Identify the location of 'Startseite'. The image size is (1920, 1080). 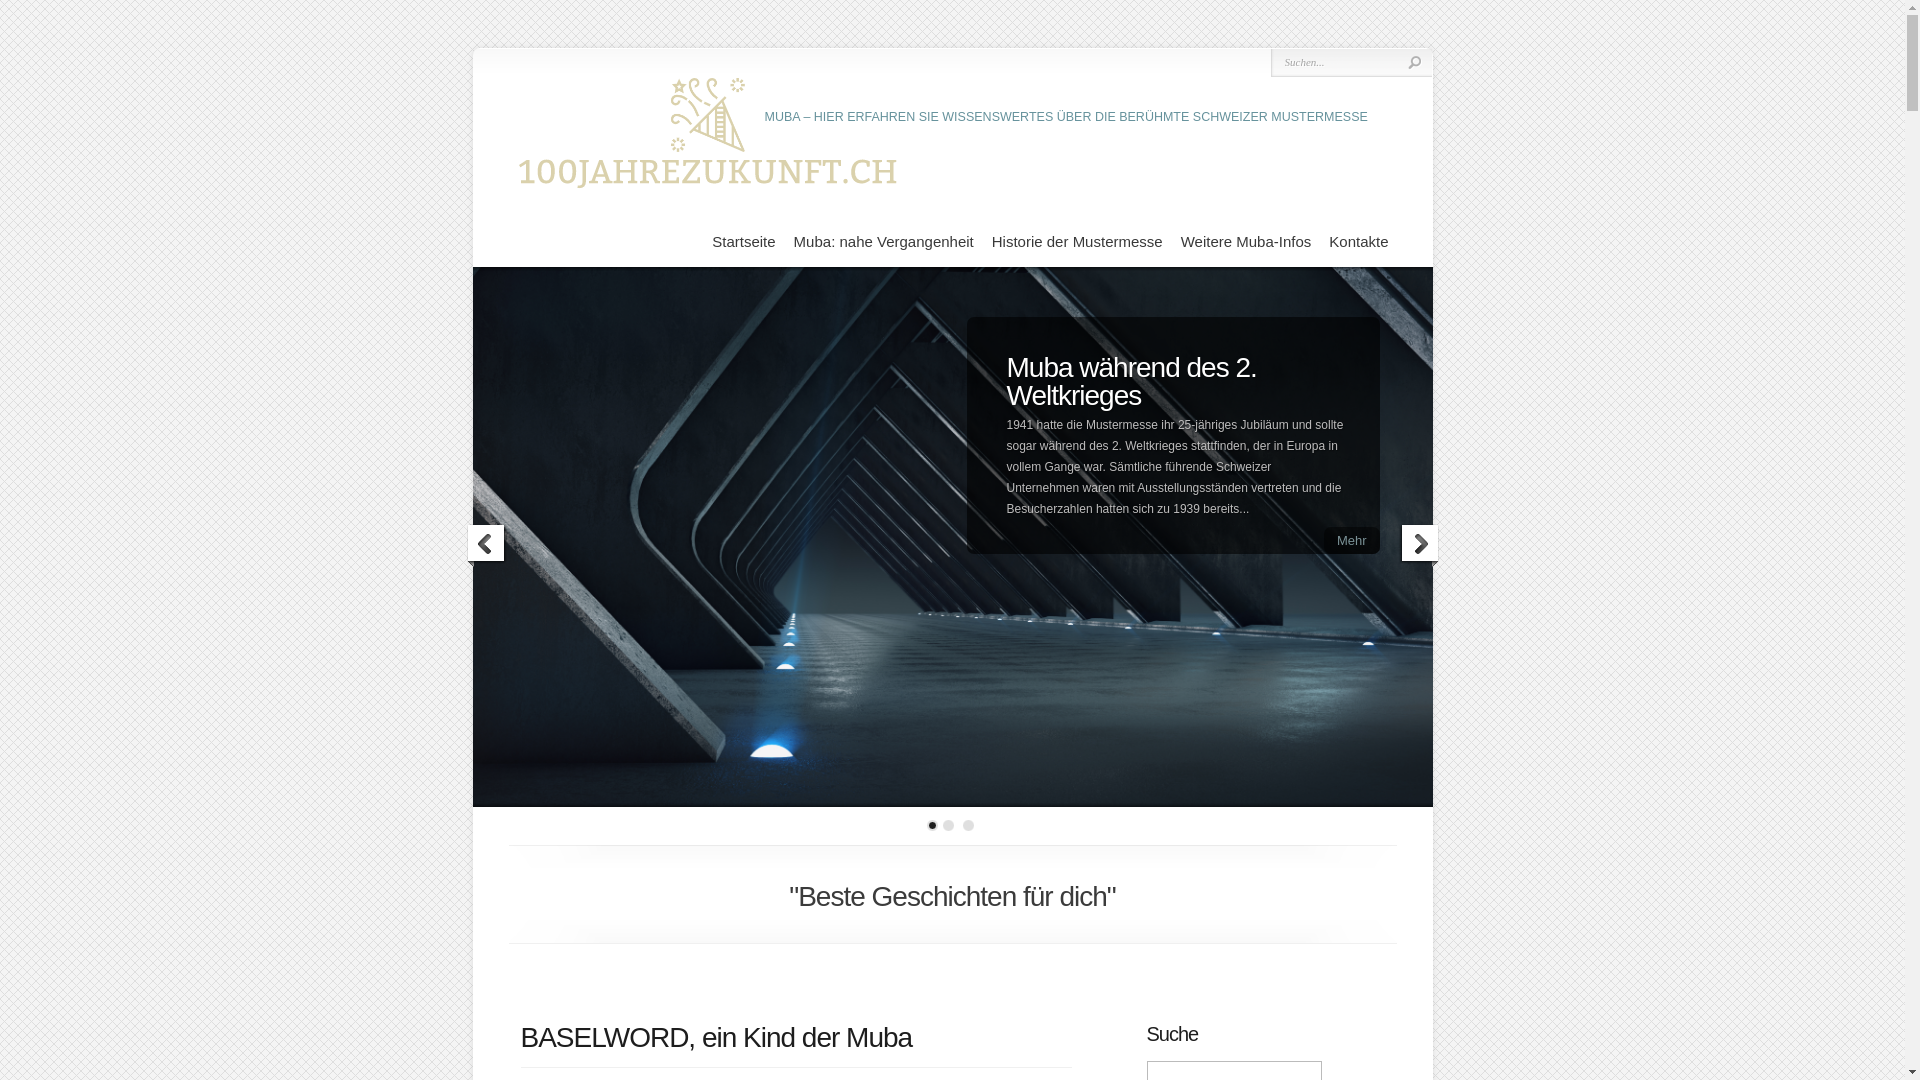
(742, 241).